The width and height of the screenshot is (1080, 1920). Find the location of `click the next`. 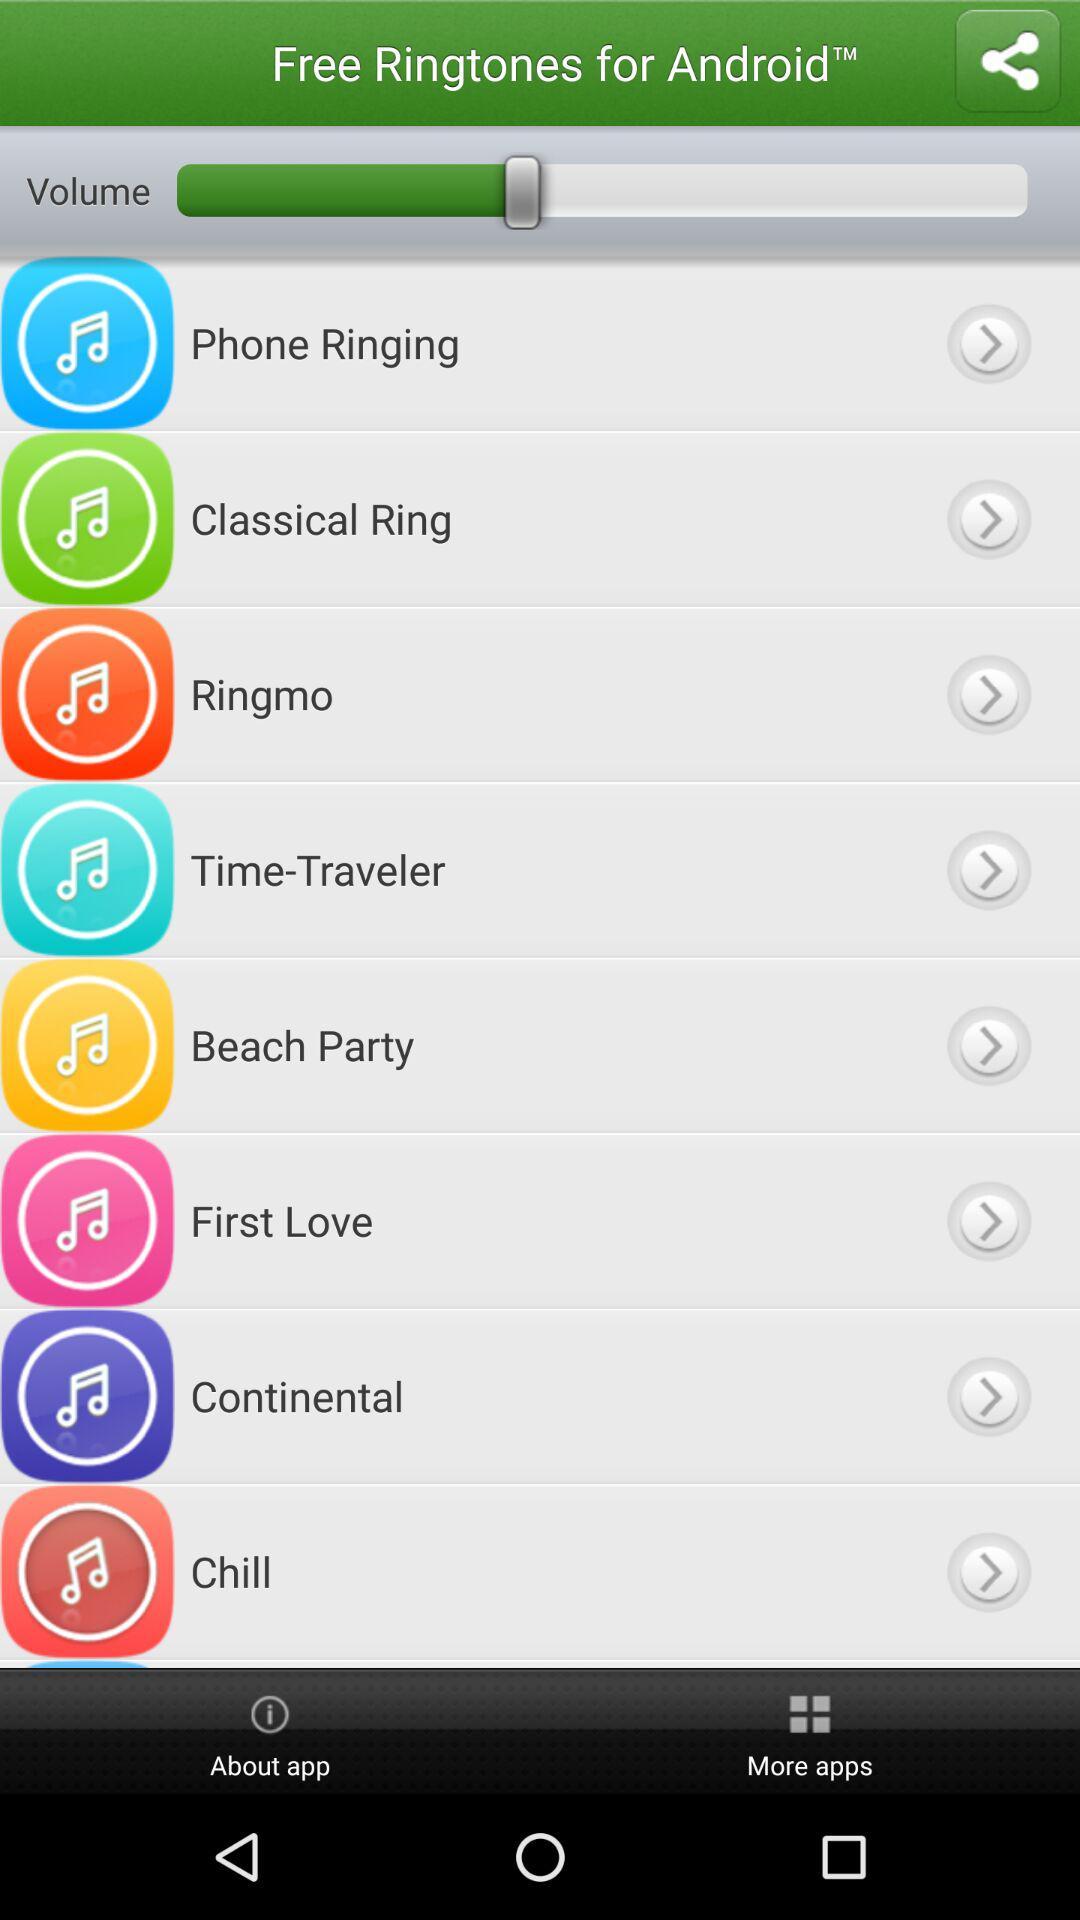

click the next is located at coordinates (987, 1570).